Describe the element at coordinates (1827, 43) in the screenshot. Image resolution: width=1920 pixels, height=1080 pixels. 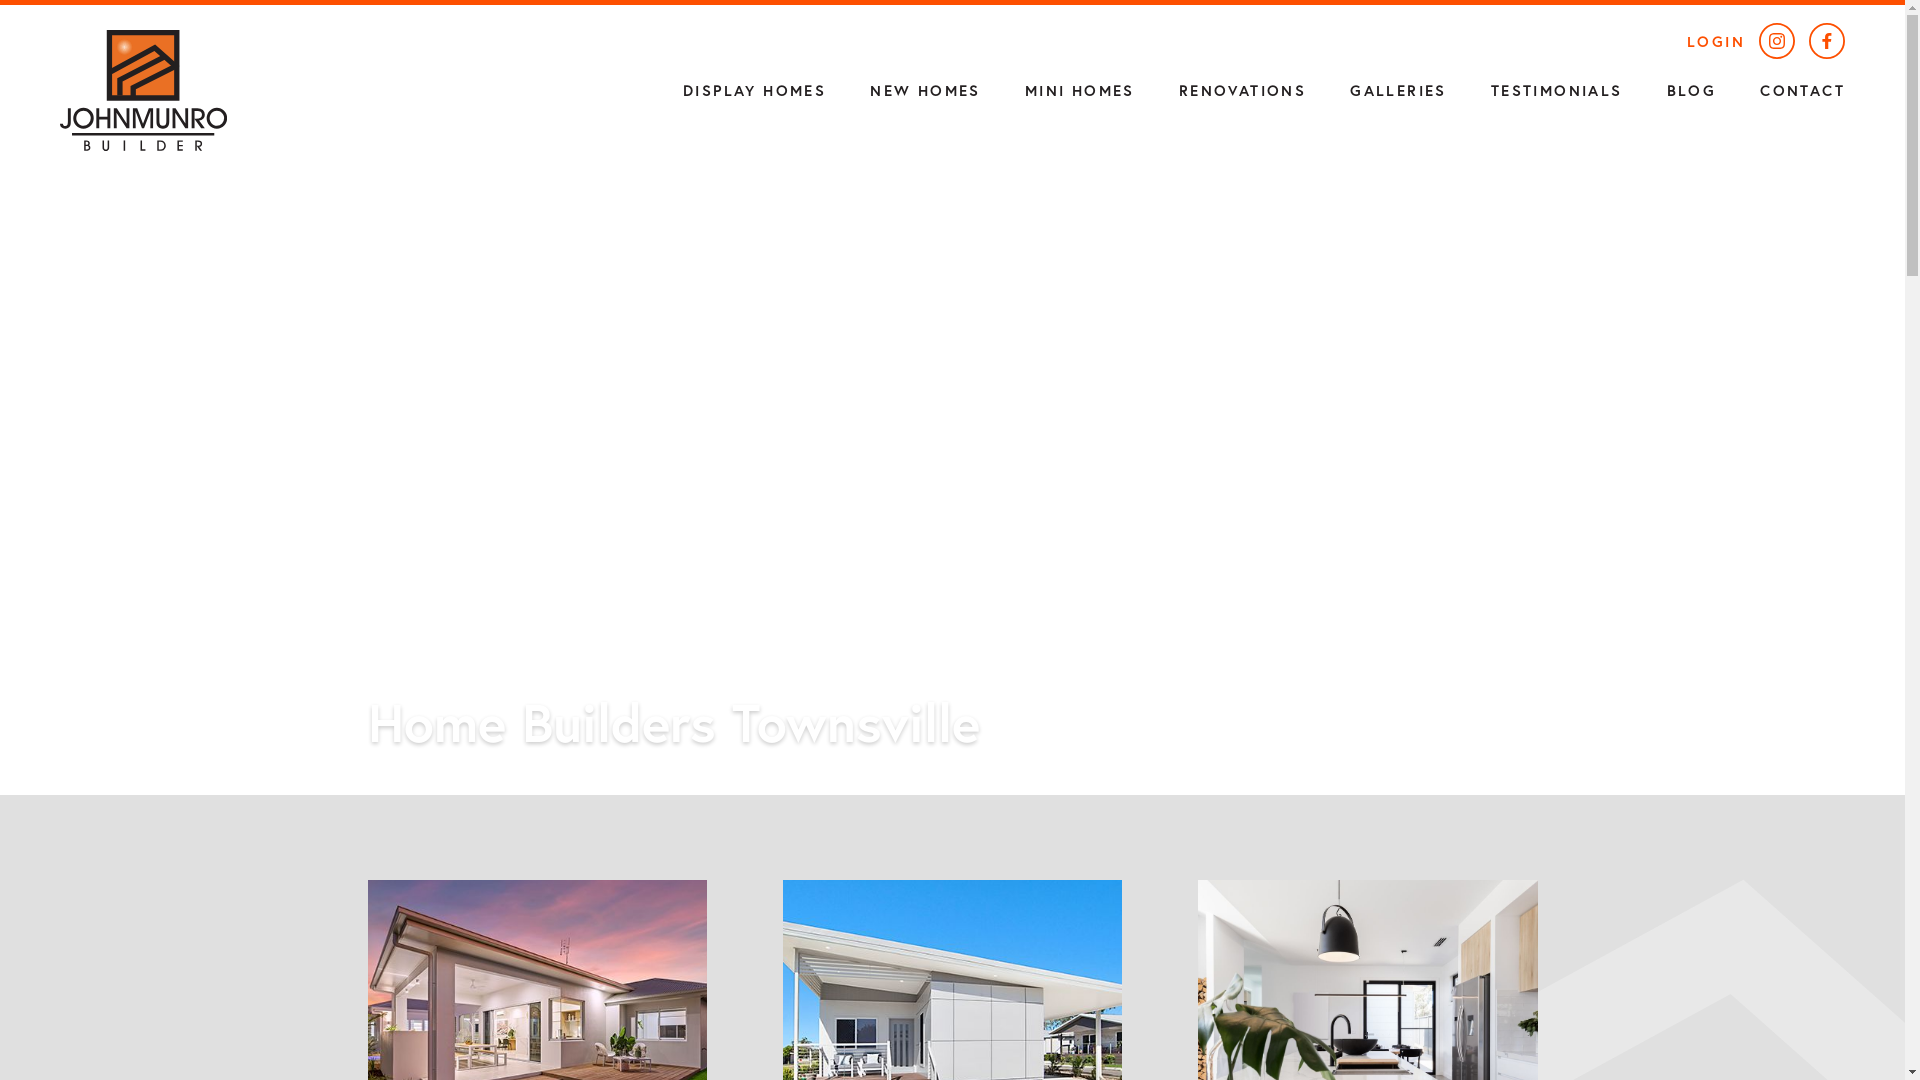
I see `'facebook'` at that location.